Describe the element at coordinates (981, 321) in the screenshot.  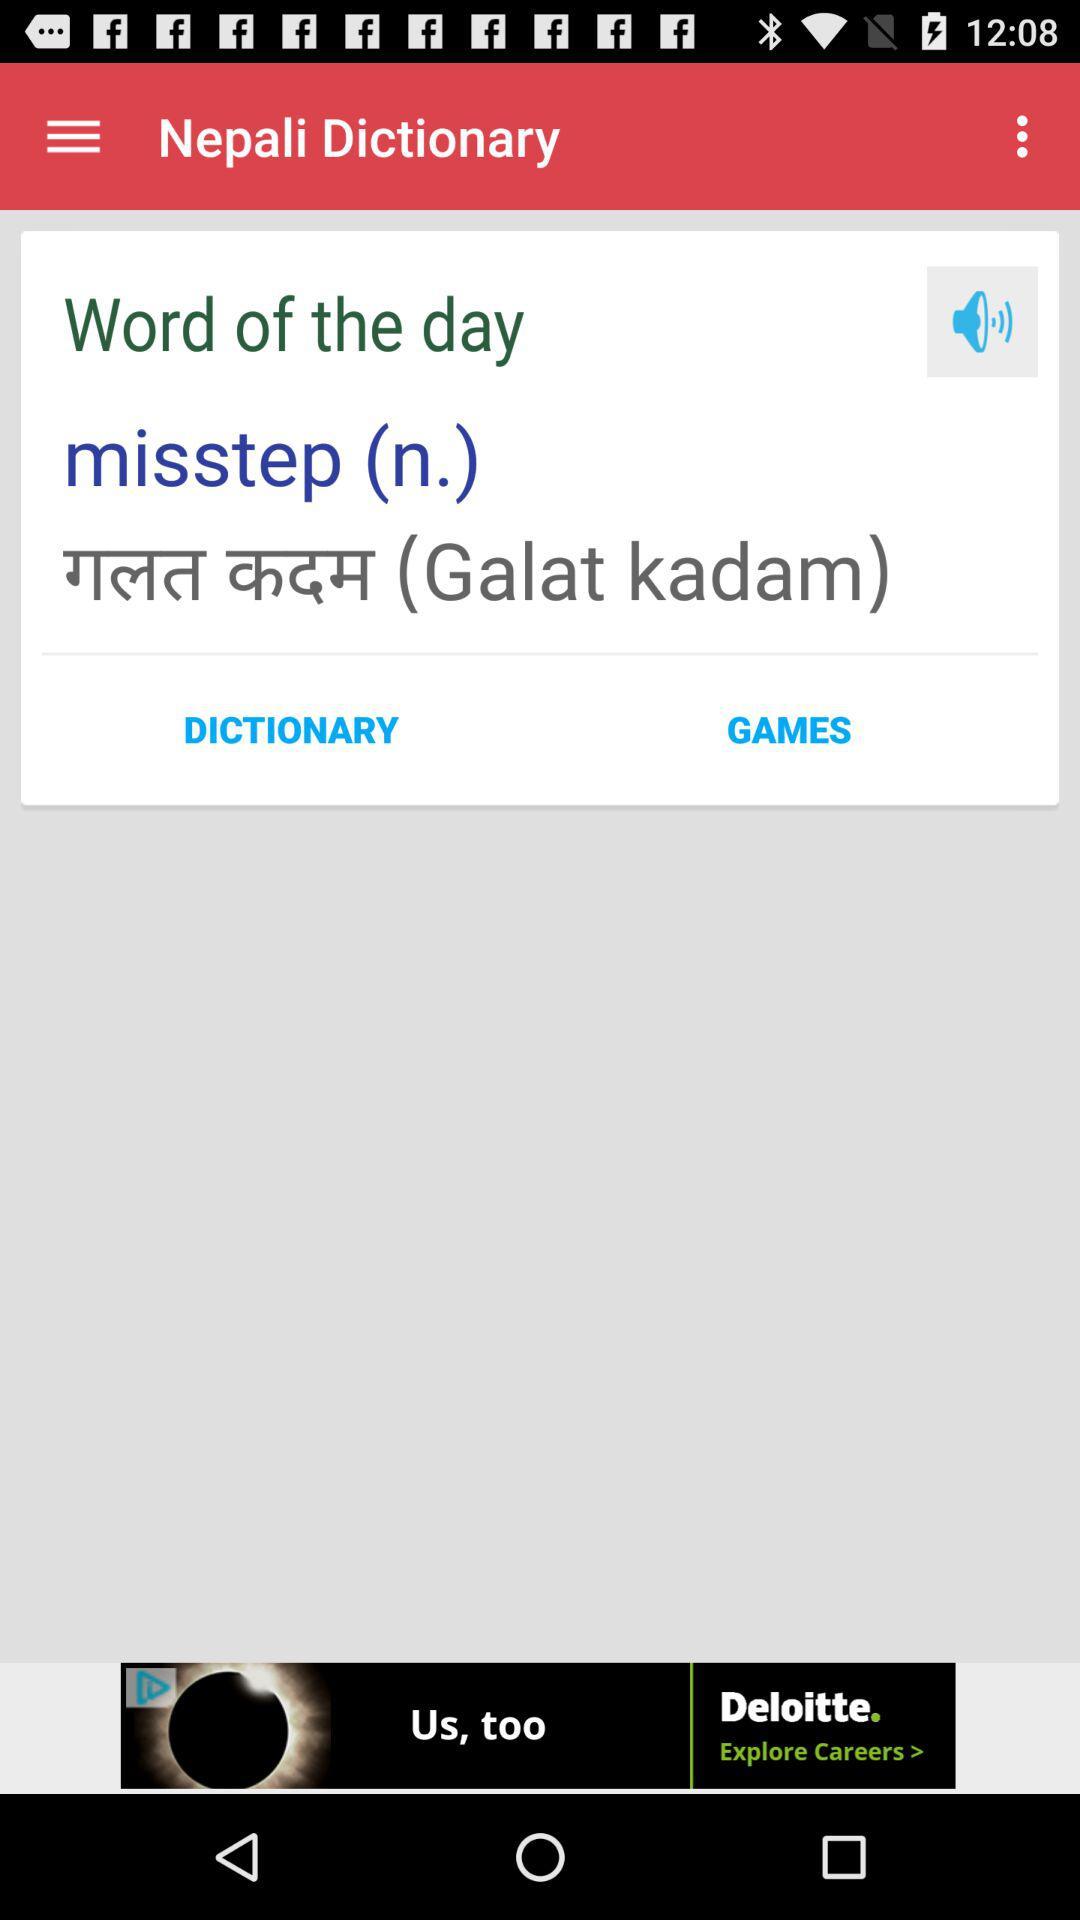
I see `hear text` at that location.